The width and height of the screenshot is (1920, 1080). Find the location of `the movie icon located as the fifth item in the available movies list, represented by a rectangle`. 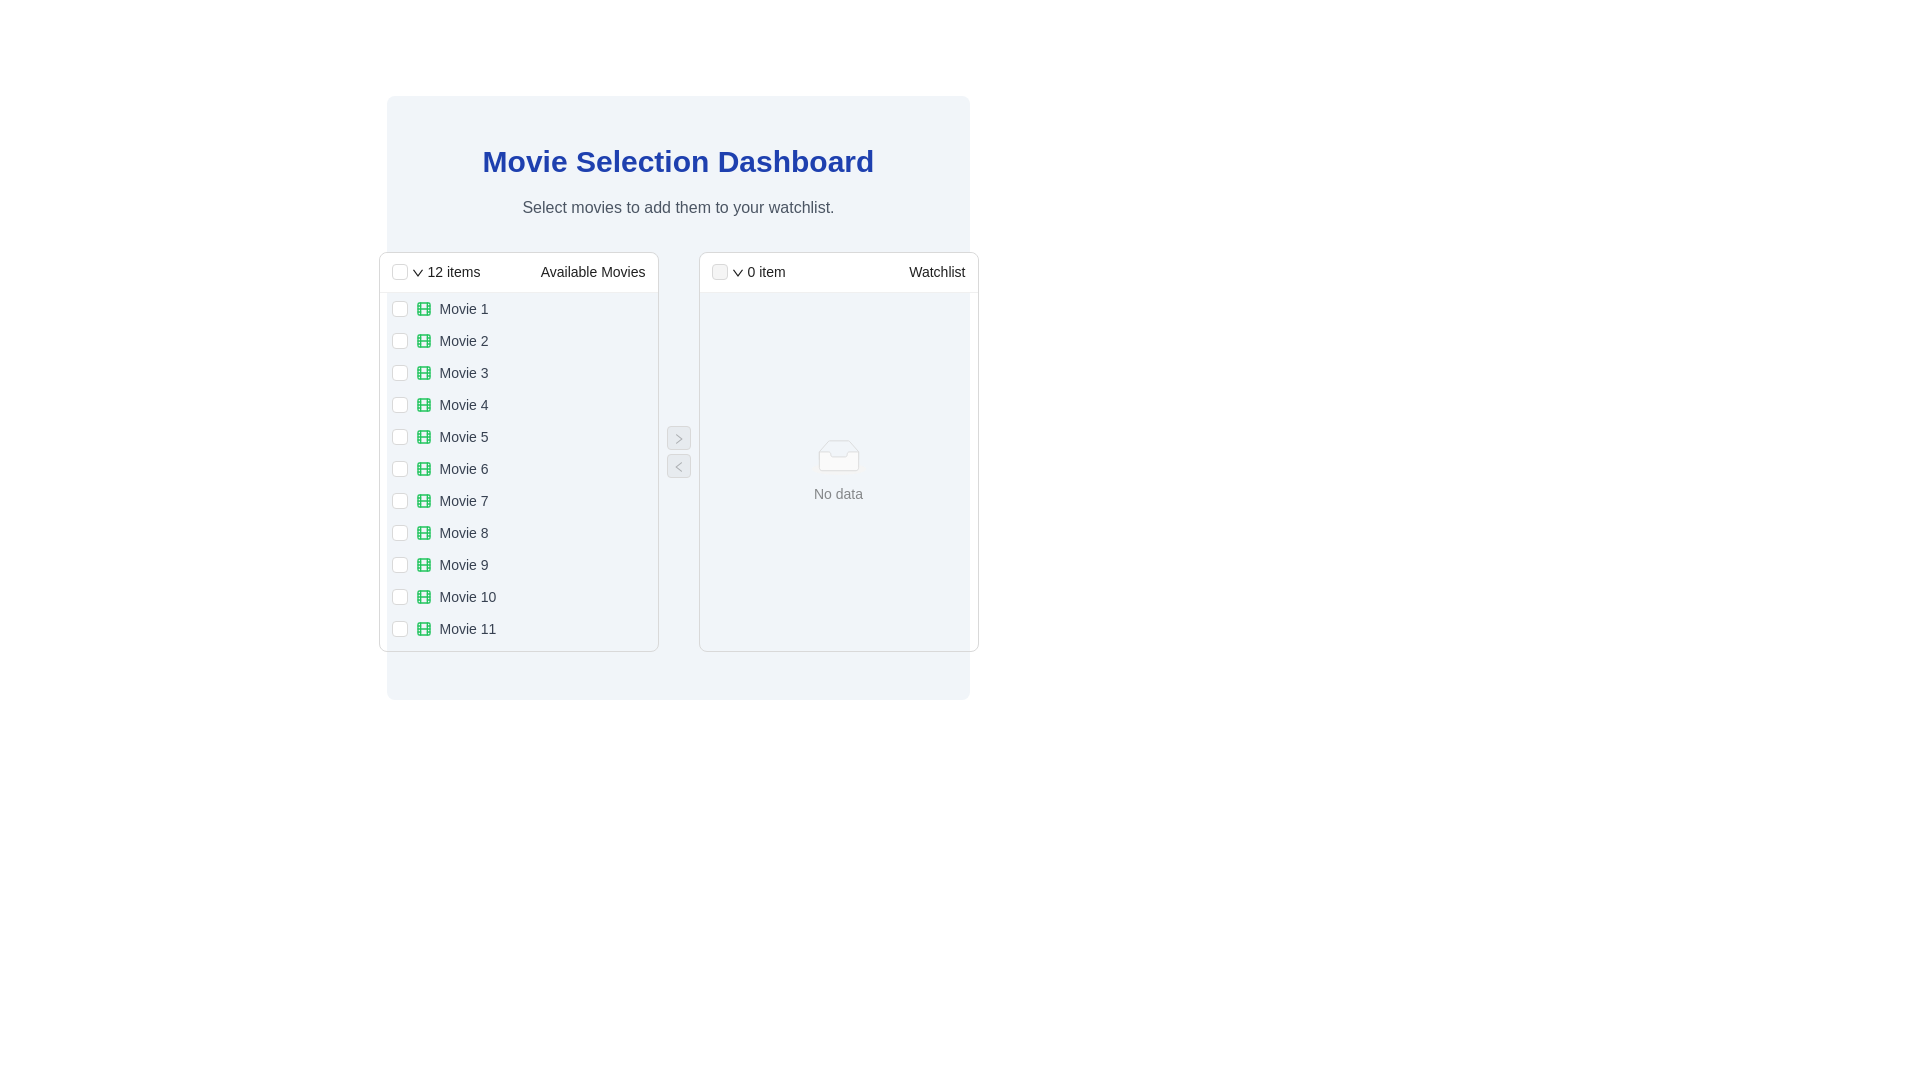

the movie icon located as the fifth item in the available movies list, represented by a rectangle is located at coordinates (422, 435).